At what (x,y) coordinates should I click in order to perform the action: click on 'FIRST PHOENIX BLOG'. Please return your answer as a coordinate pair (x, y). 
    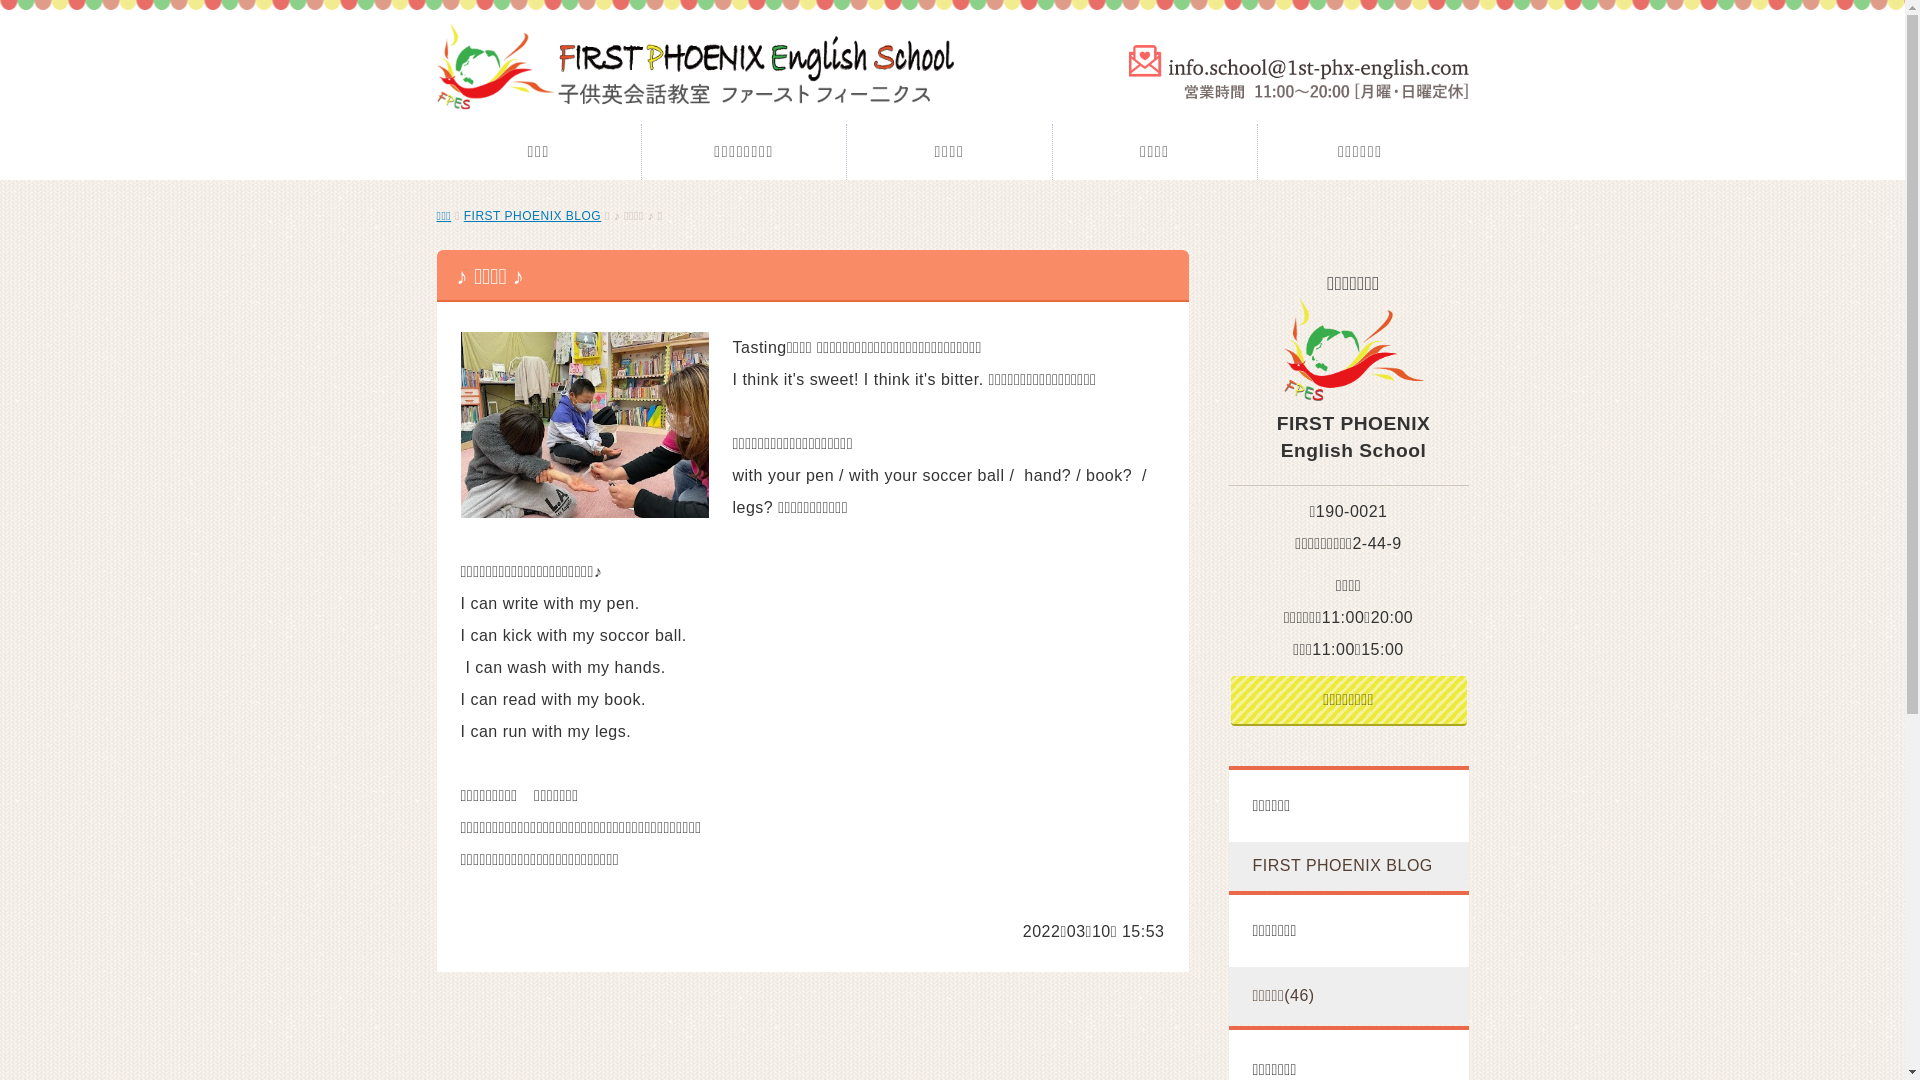
    Looking at the image, I should click on (1348, 865).